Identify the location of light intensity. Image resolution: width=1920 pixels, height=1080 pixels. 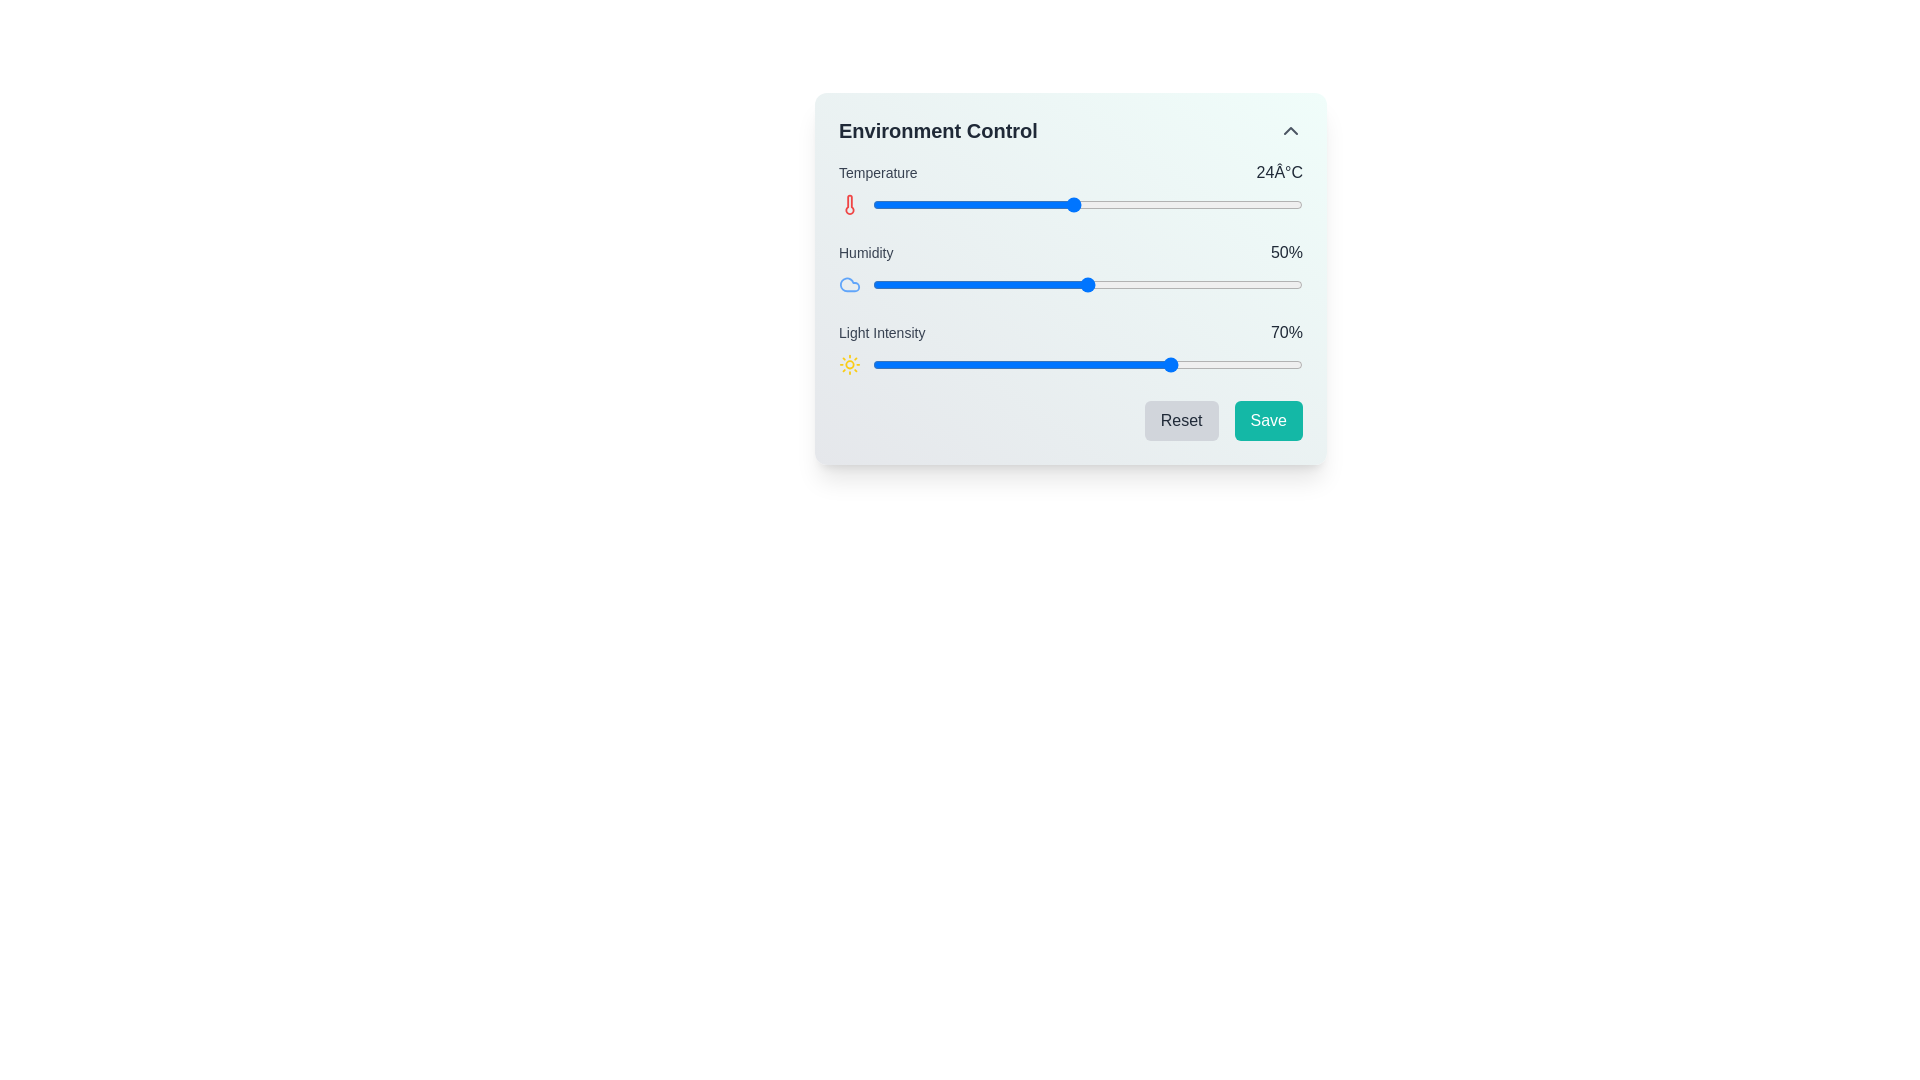
(1056, 365).